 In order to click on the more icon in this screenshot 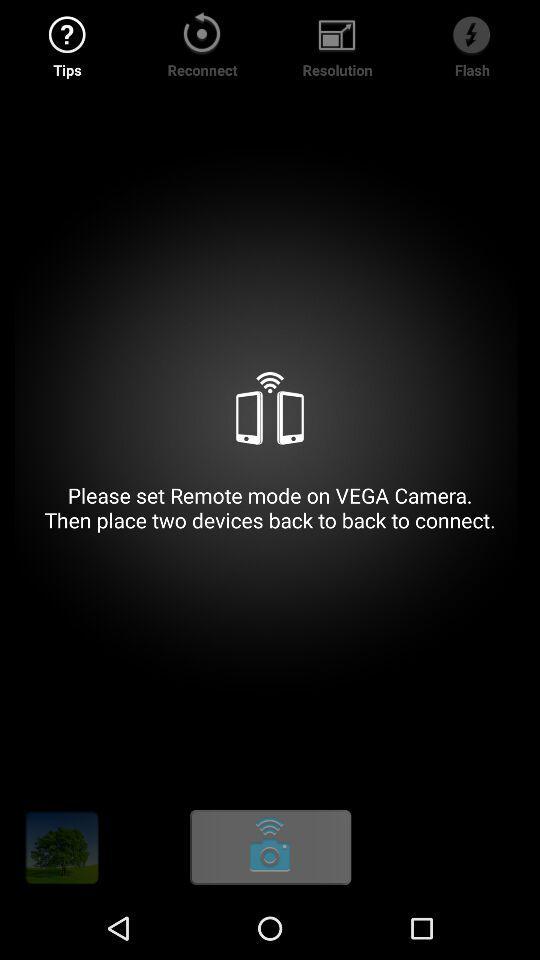, I will do `click(270, 907)`.